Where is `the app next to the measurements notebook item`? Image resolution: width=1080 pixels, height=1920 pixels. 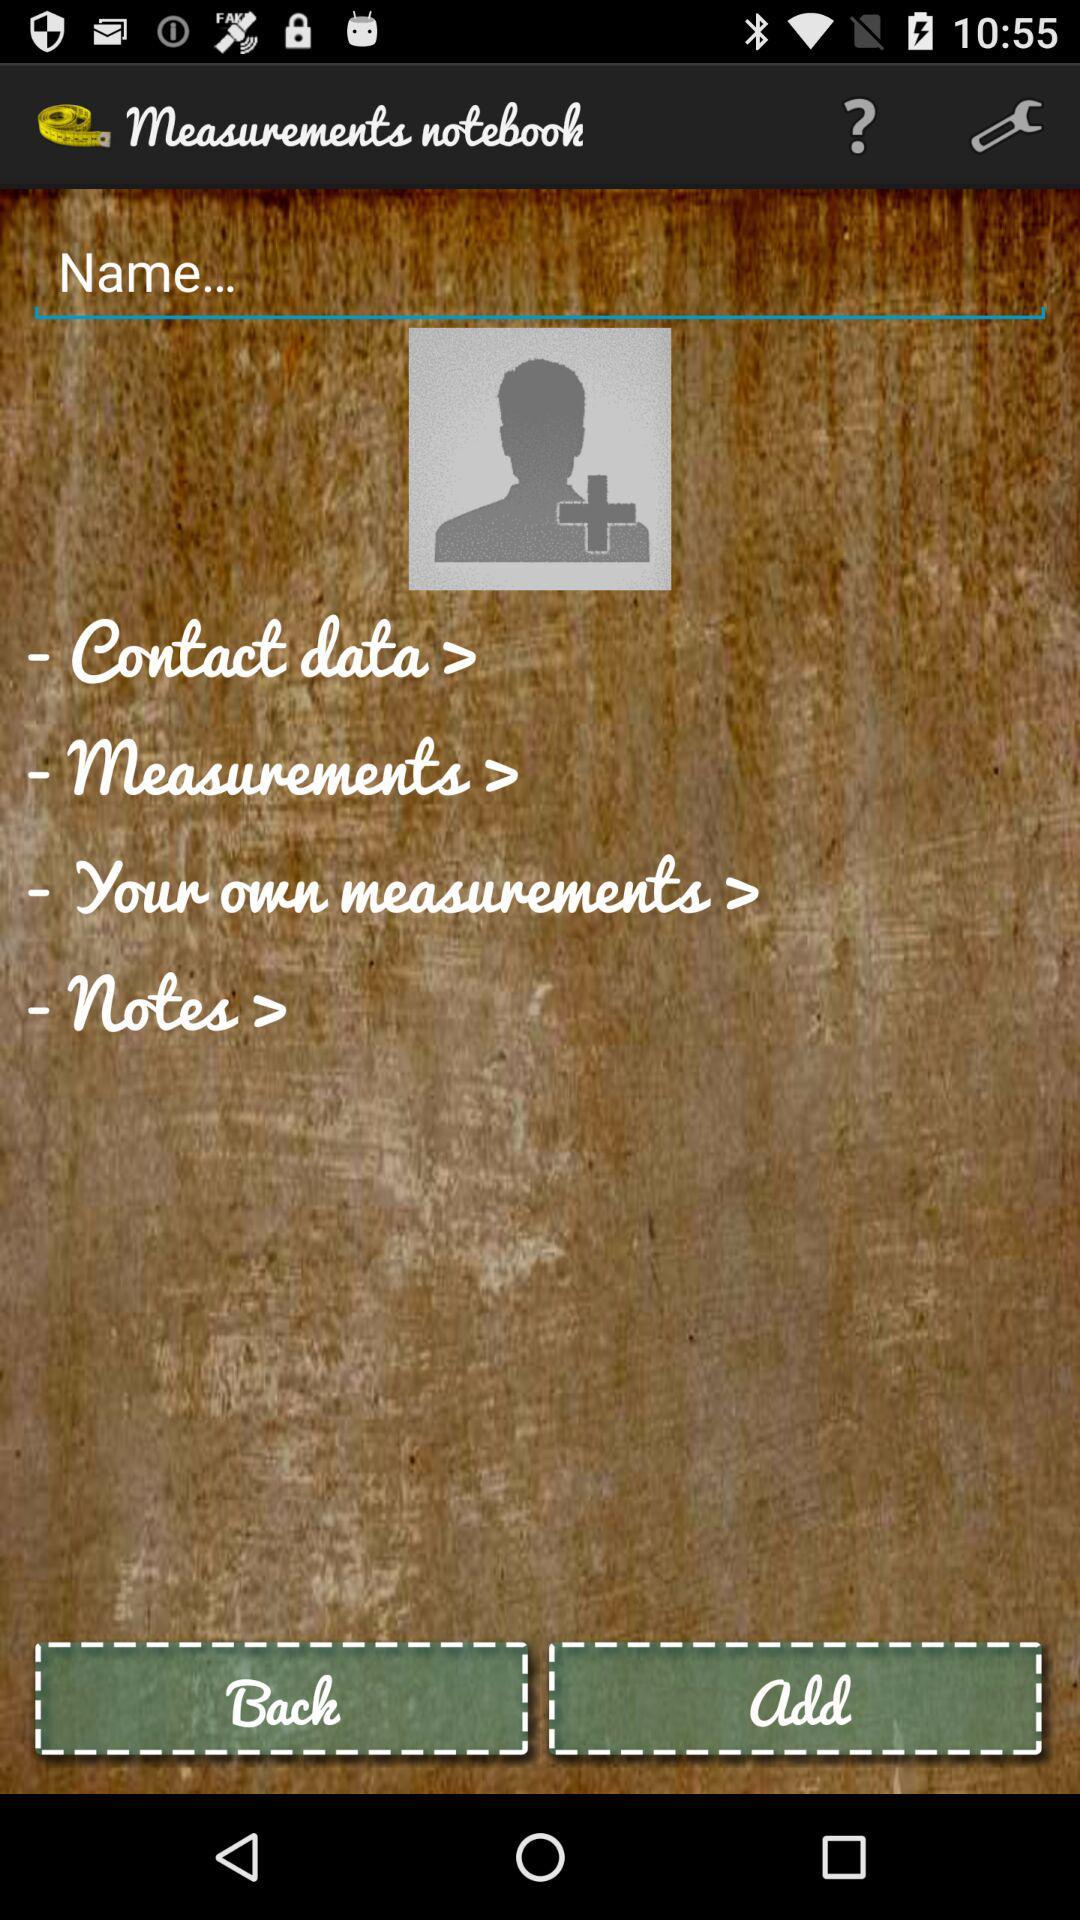 the app next to the measurements notebook item is located at coordinates (858, 124).